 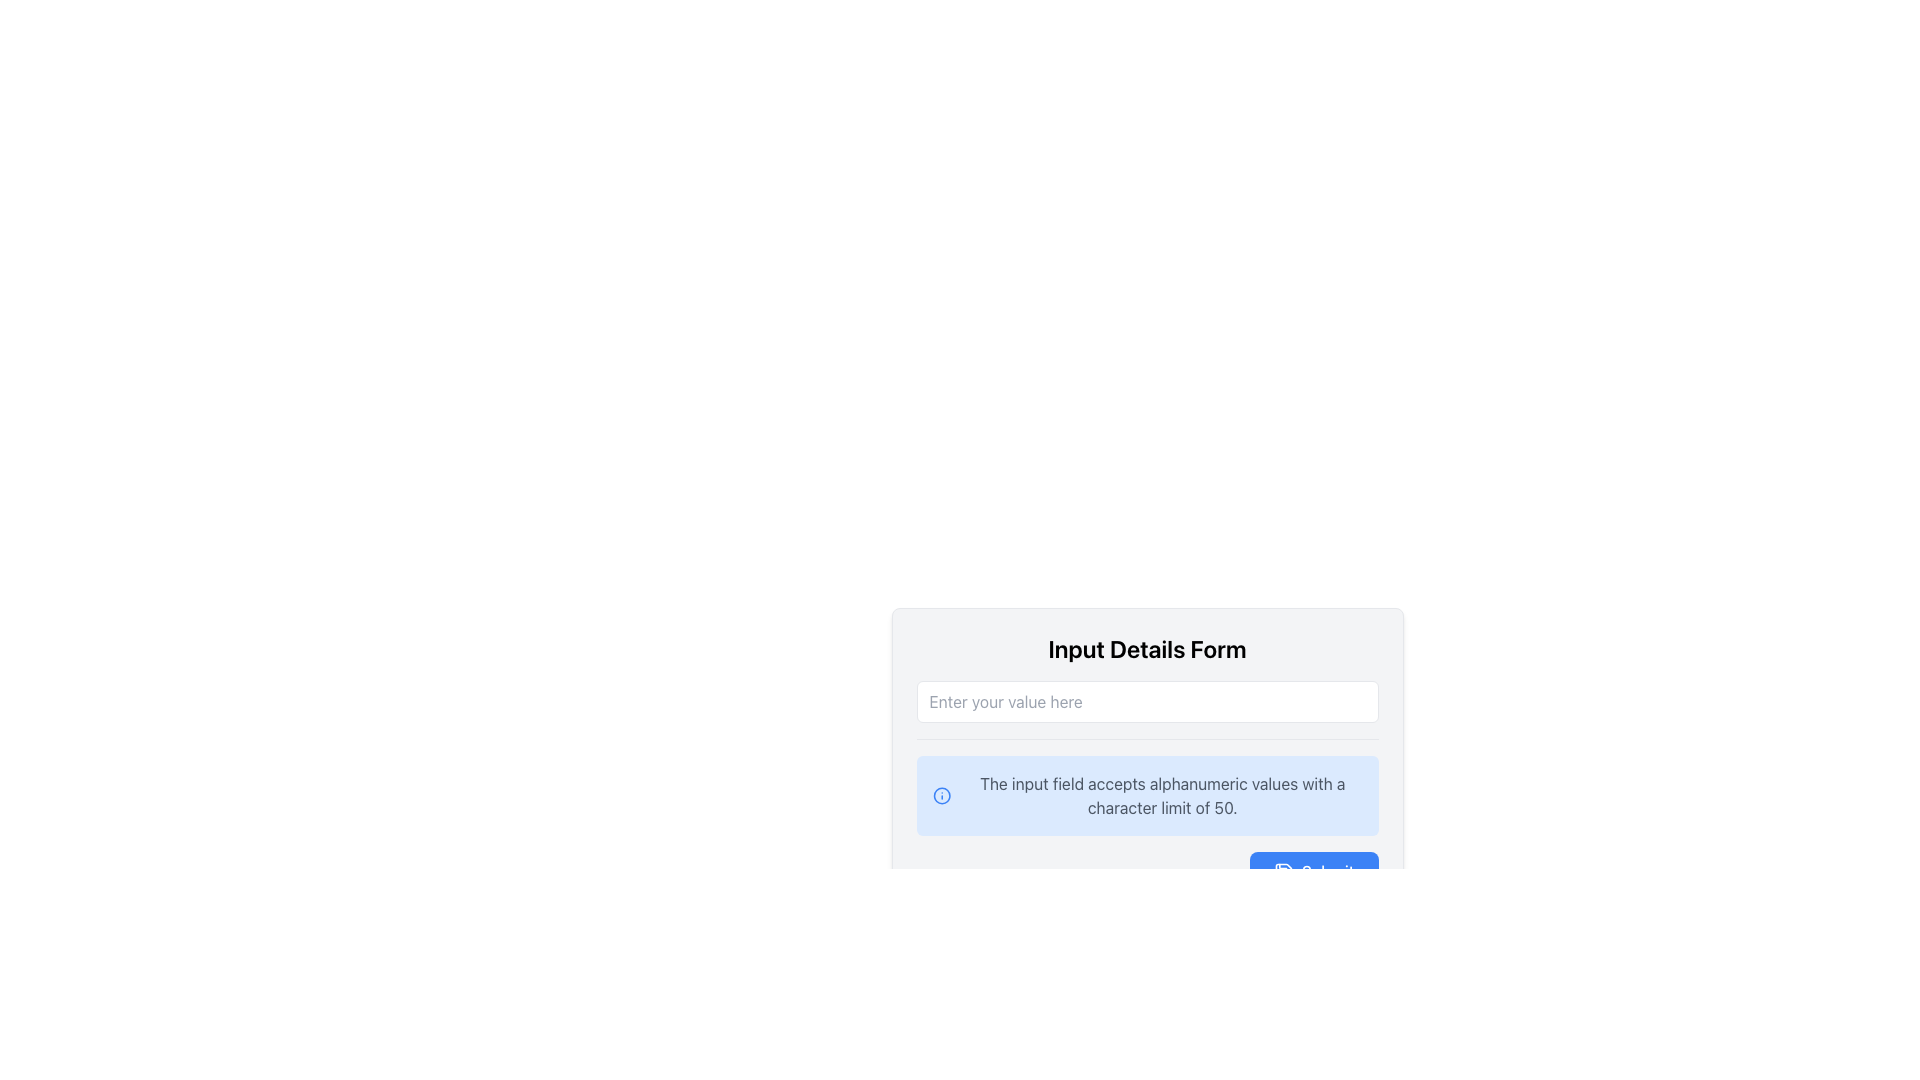 I want to click on the informational banner or tooltip located below the input field, slightly centered horizontally within the form layout, so click(x=1147, y=824).